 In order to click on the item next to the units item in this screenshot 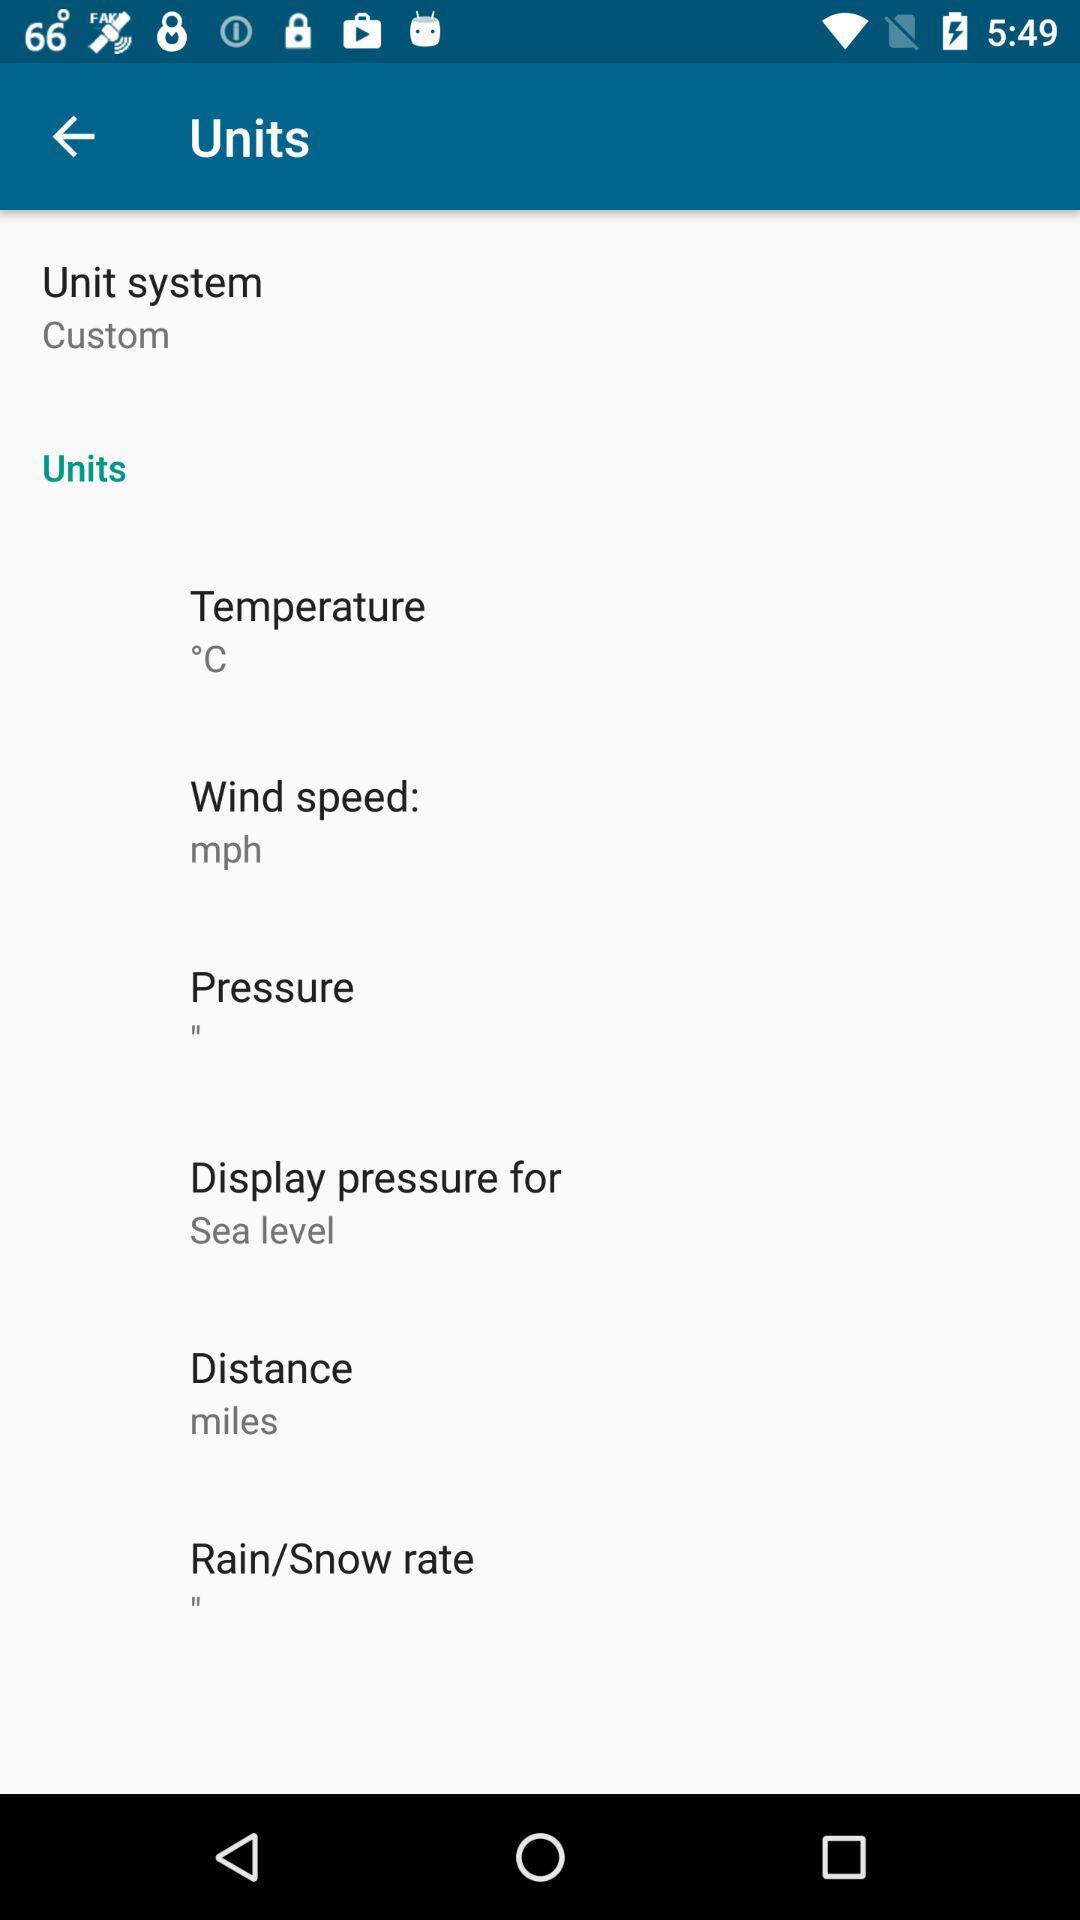, I will do `click(72, 135)`.